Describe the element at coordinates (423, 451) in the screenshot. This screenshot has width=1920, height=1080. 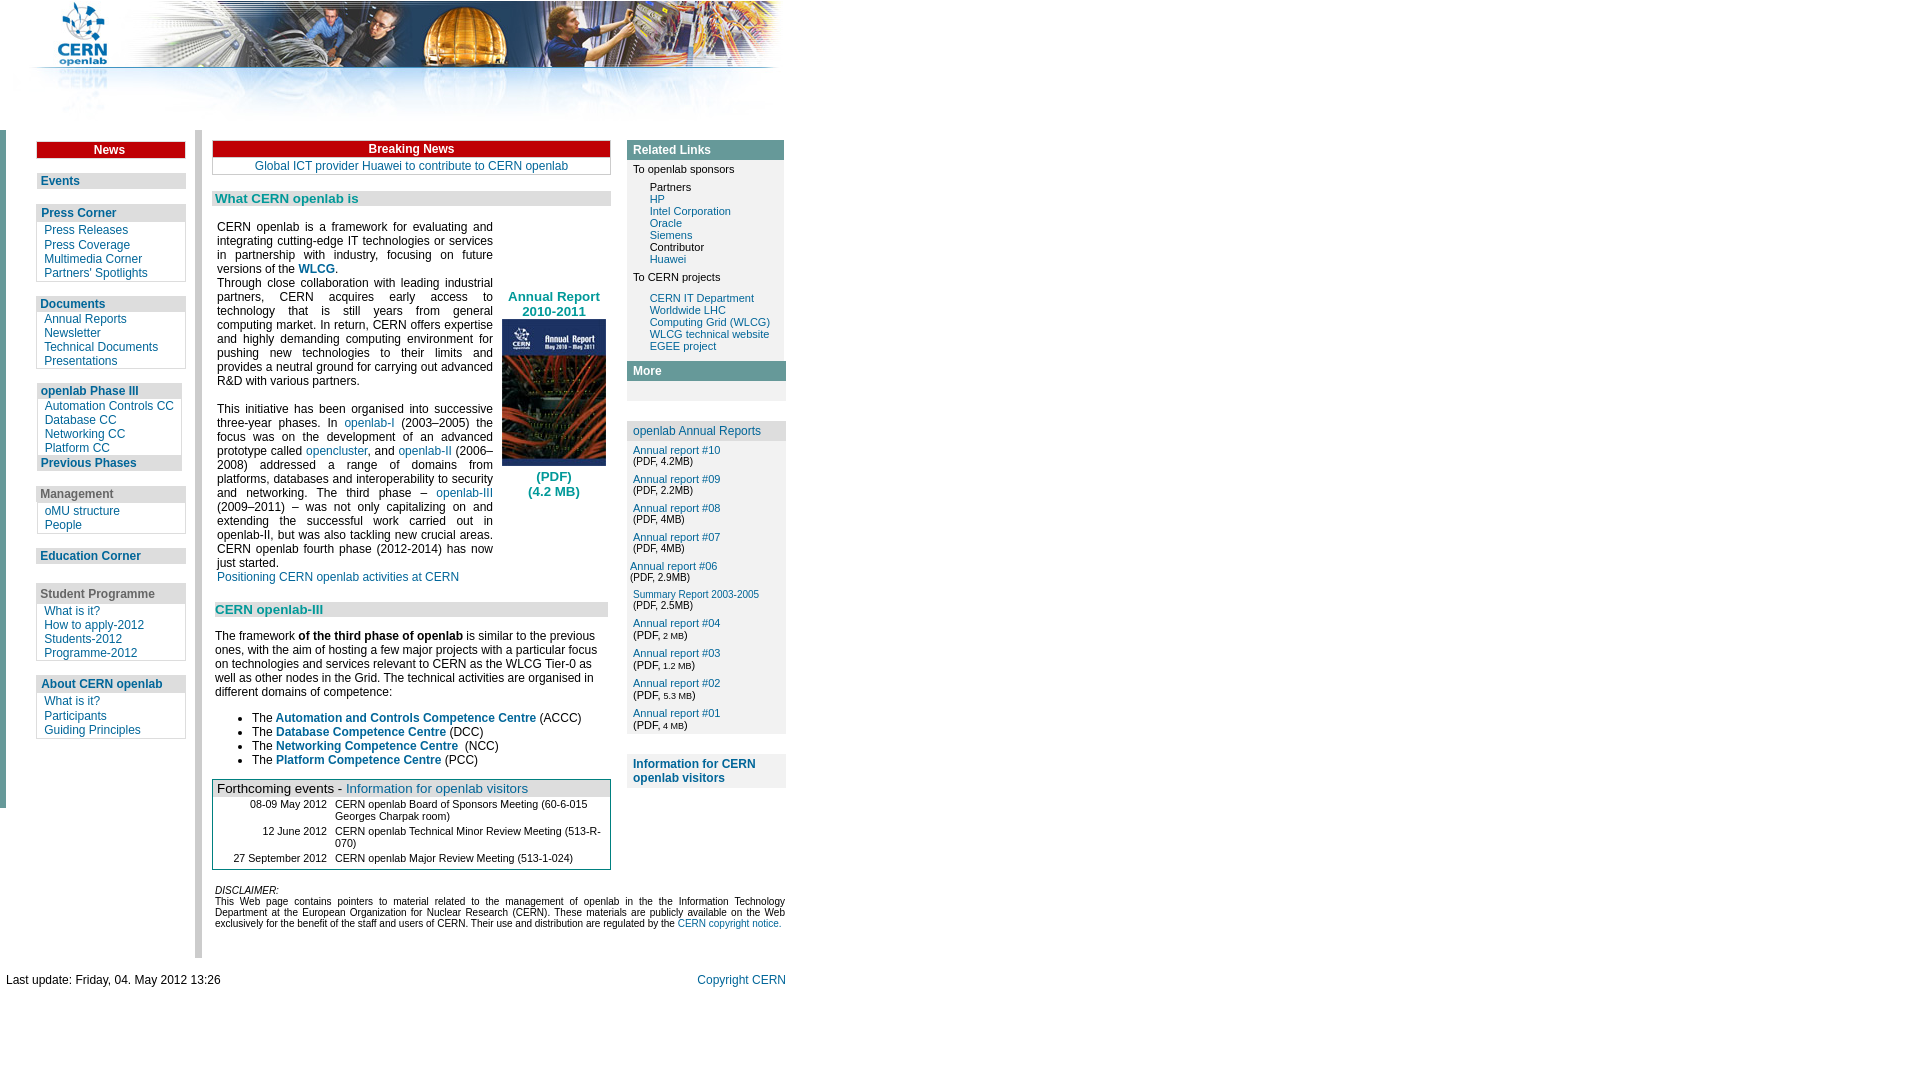
I see `'openlab-II'` at that location.